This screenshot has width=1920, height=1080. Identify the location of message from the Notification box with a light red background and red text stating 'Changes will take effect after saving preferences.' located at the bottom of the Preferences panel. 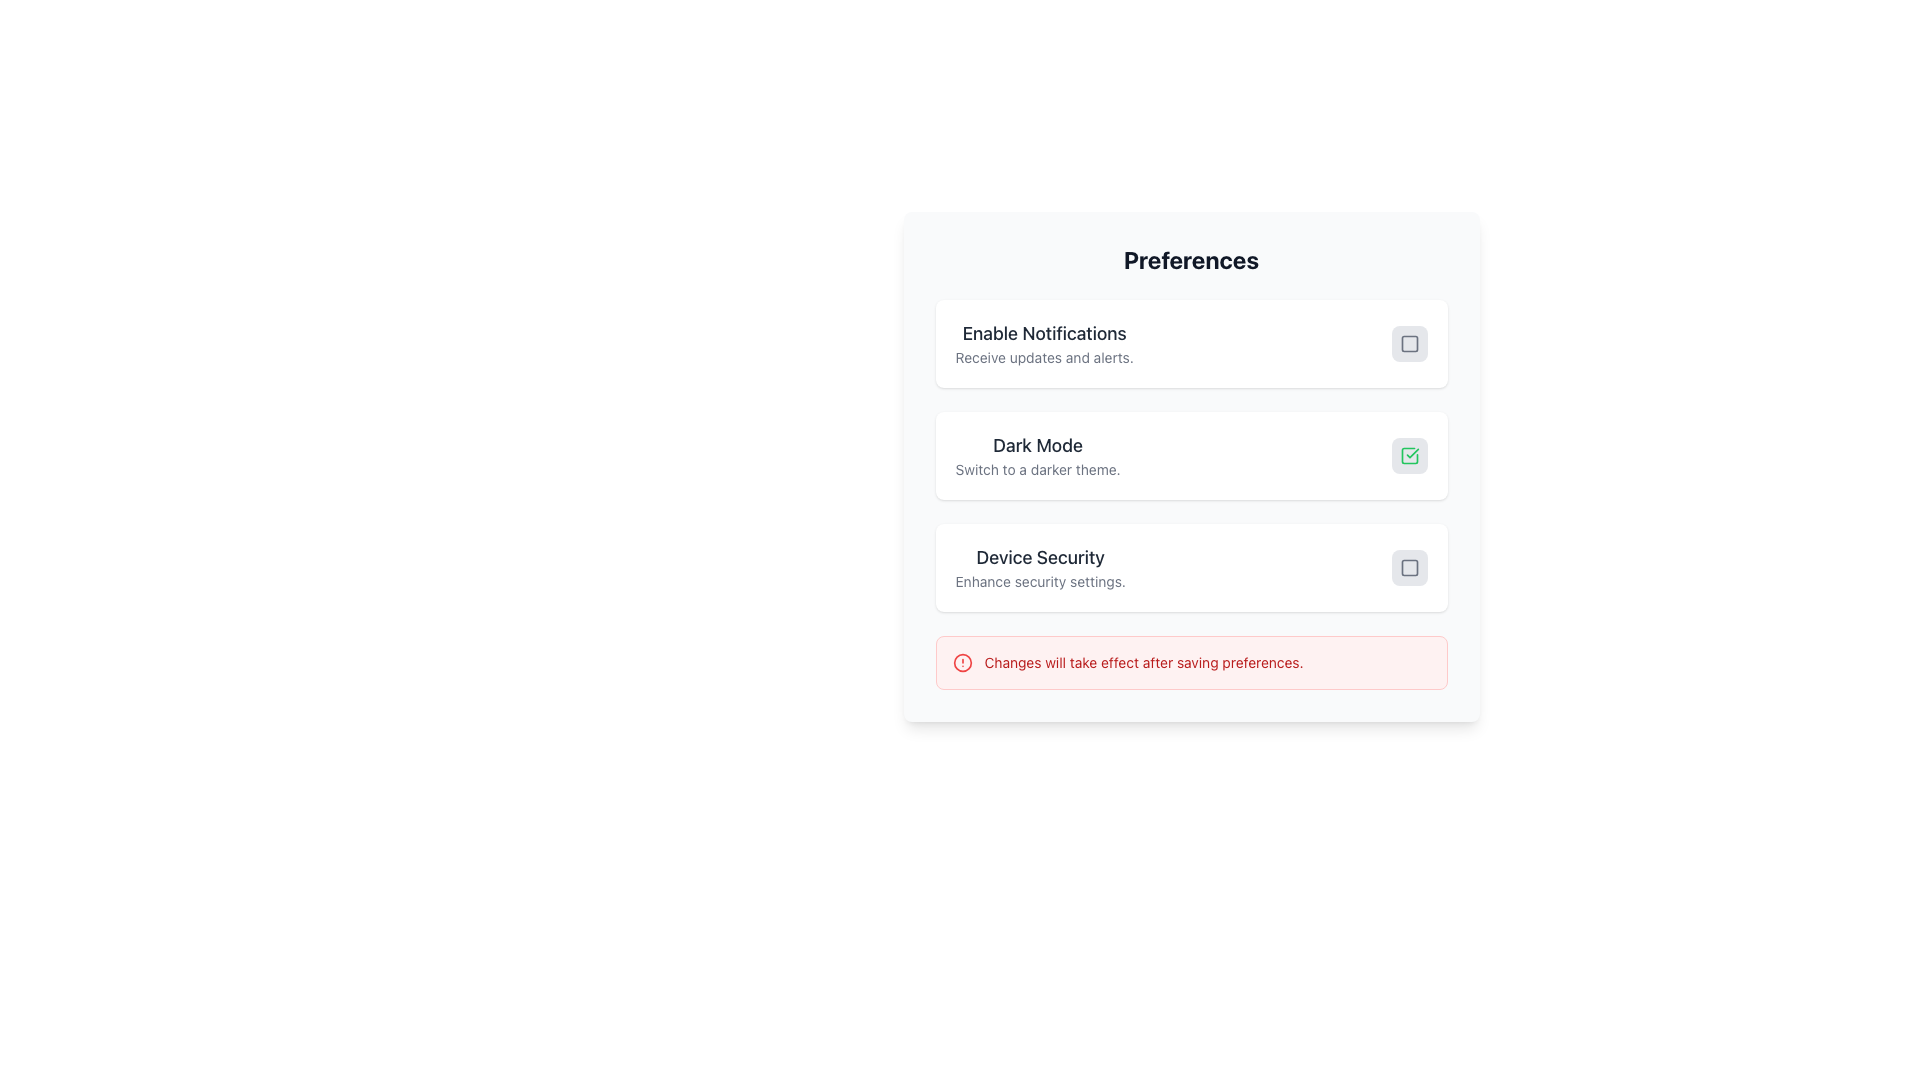
(1191, 663).